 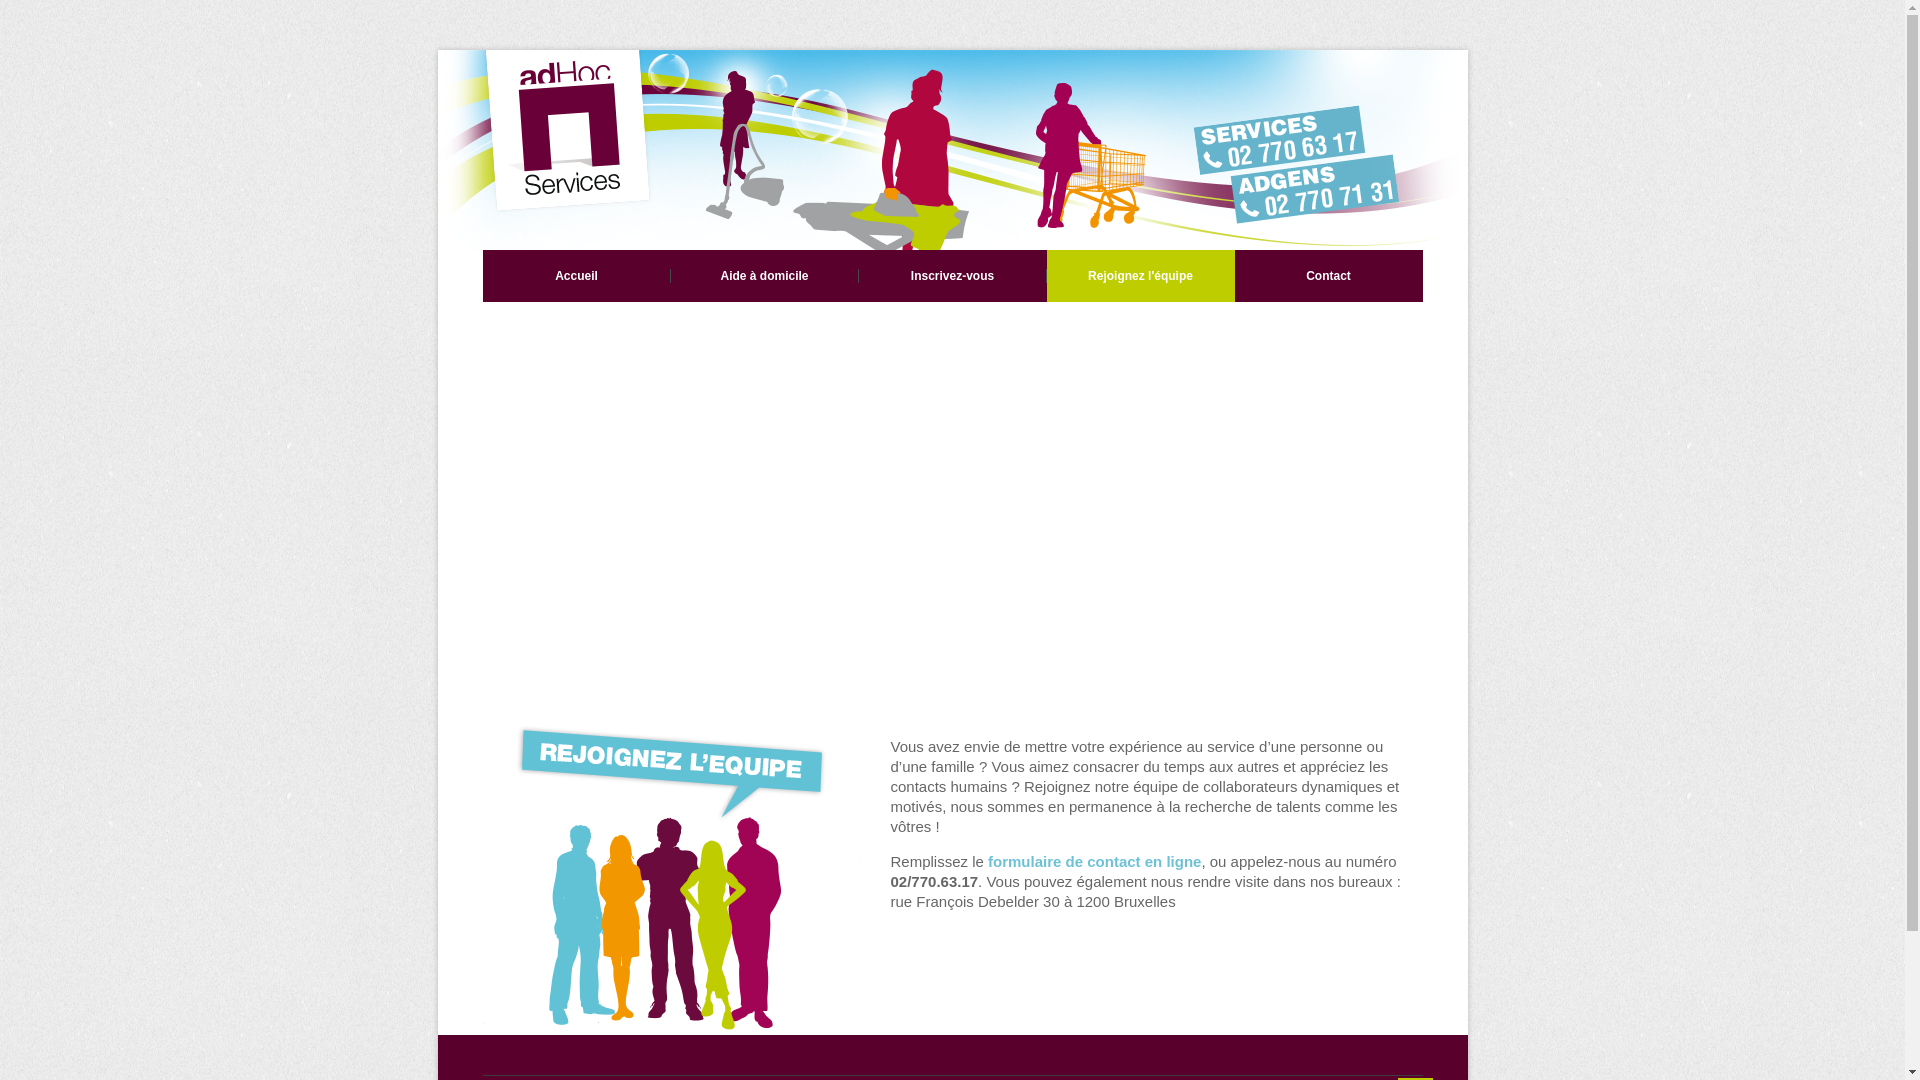 What do you see at coordinates (1328, 276) in the screenshot?
I see `'Contact'` at bounding box center [1328, 276].